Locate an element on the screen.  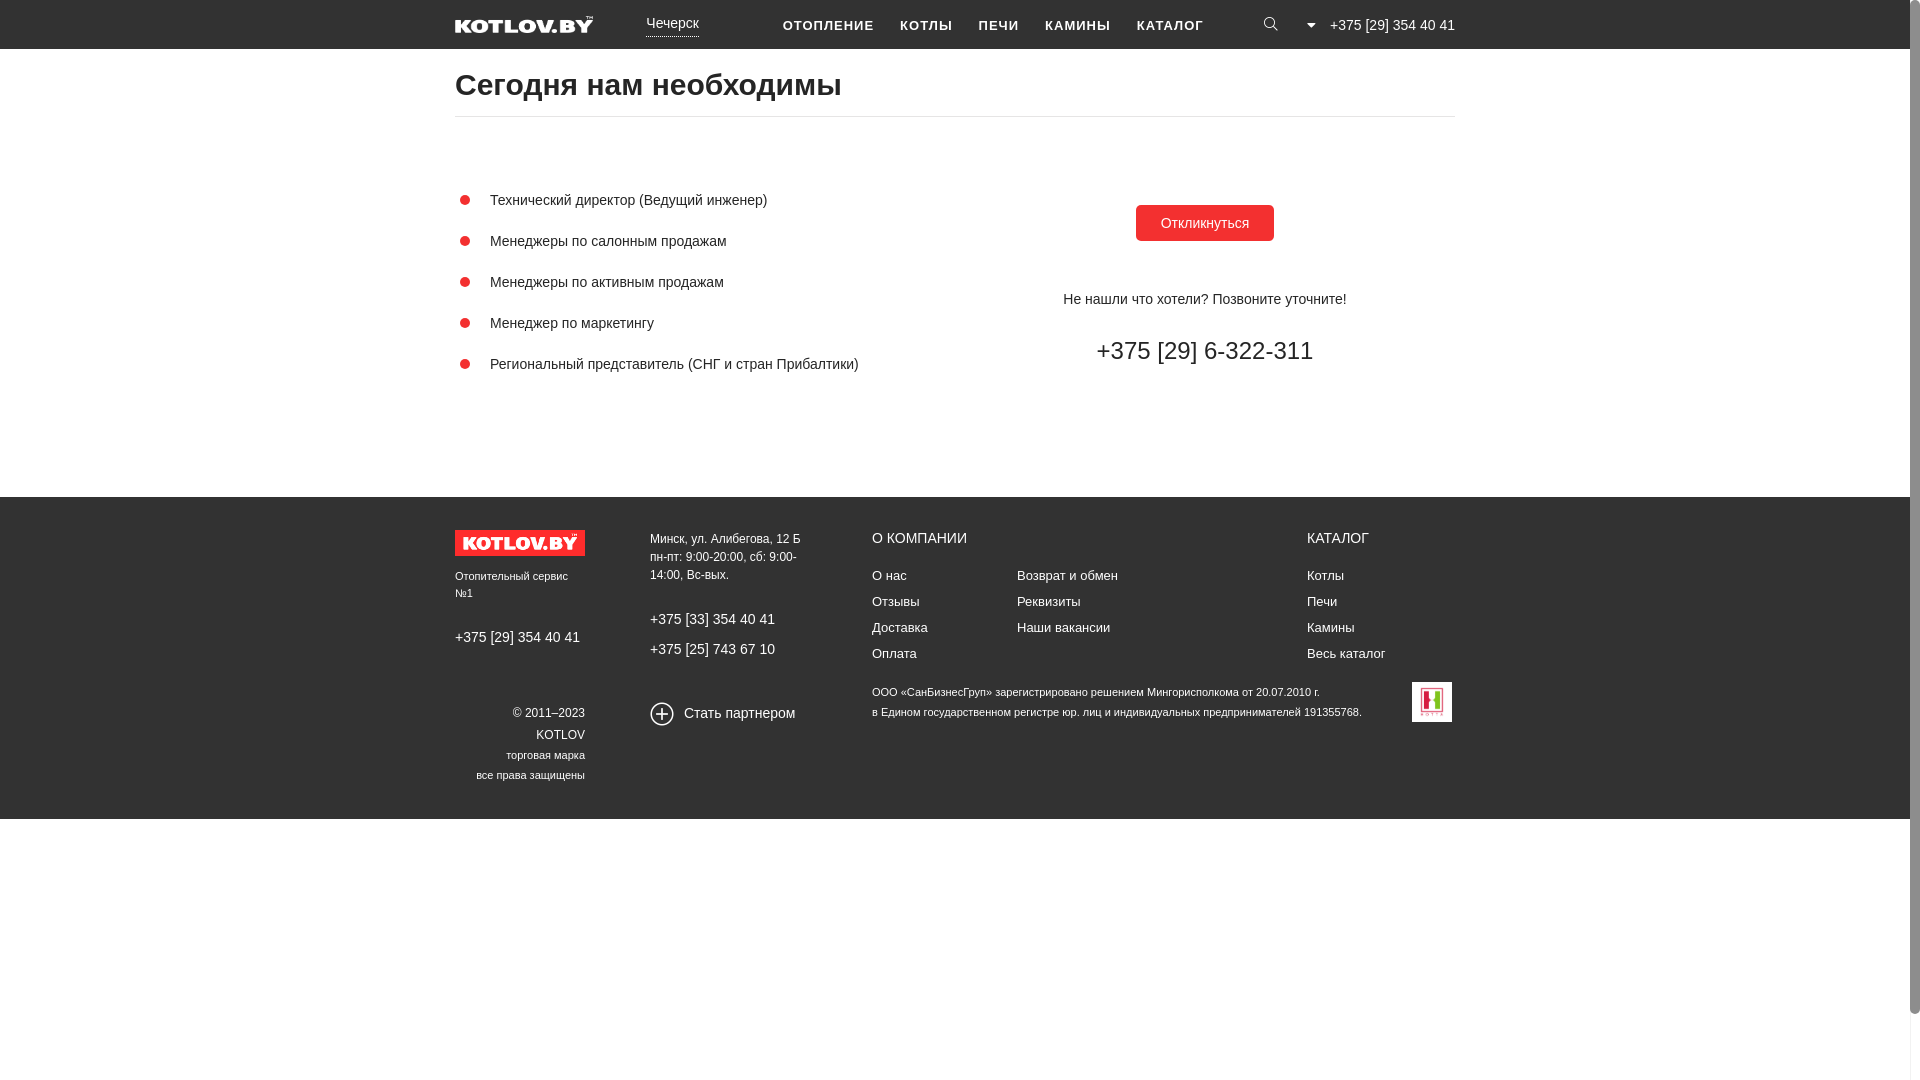
'+375 [33] 354 40 41' is located at coordinates (712, 617).